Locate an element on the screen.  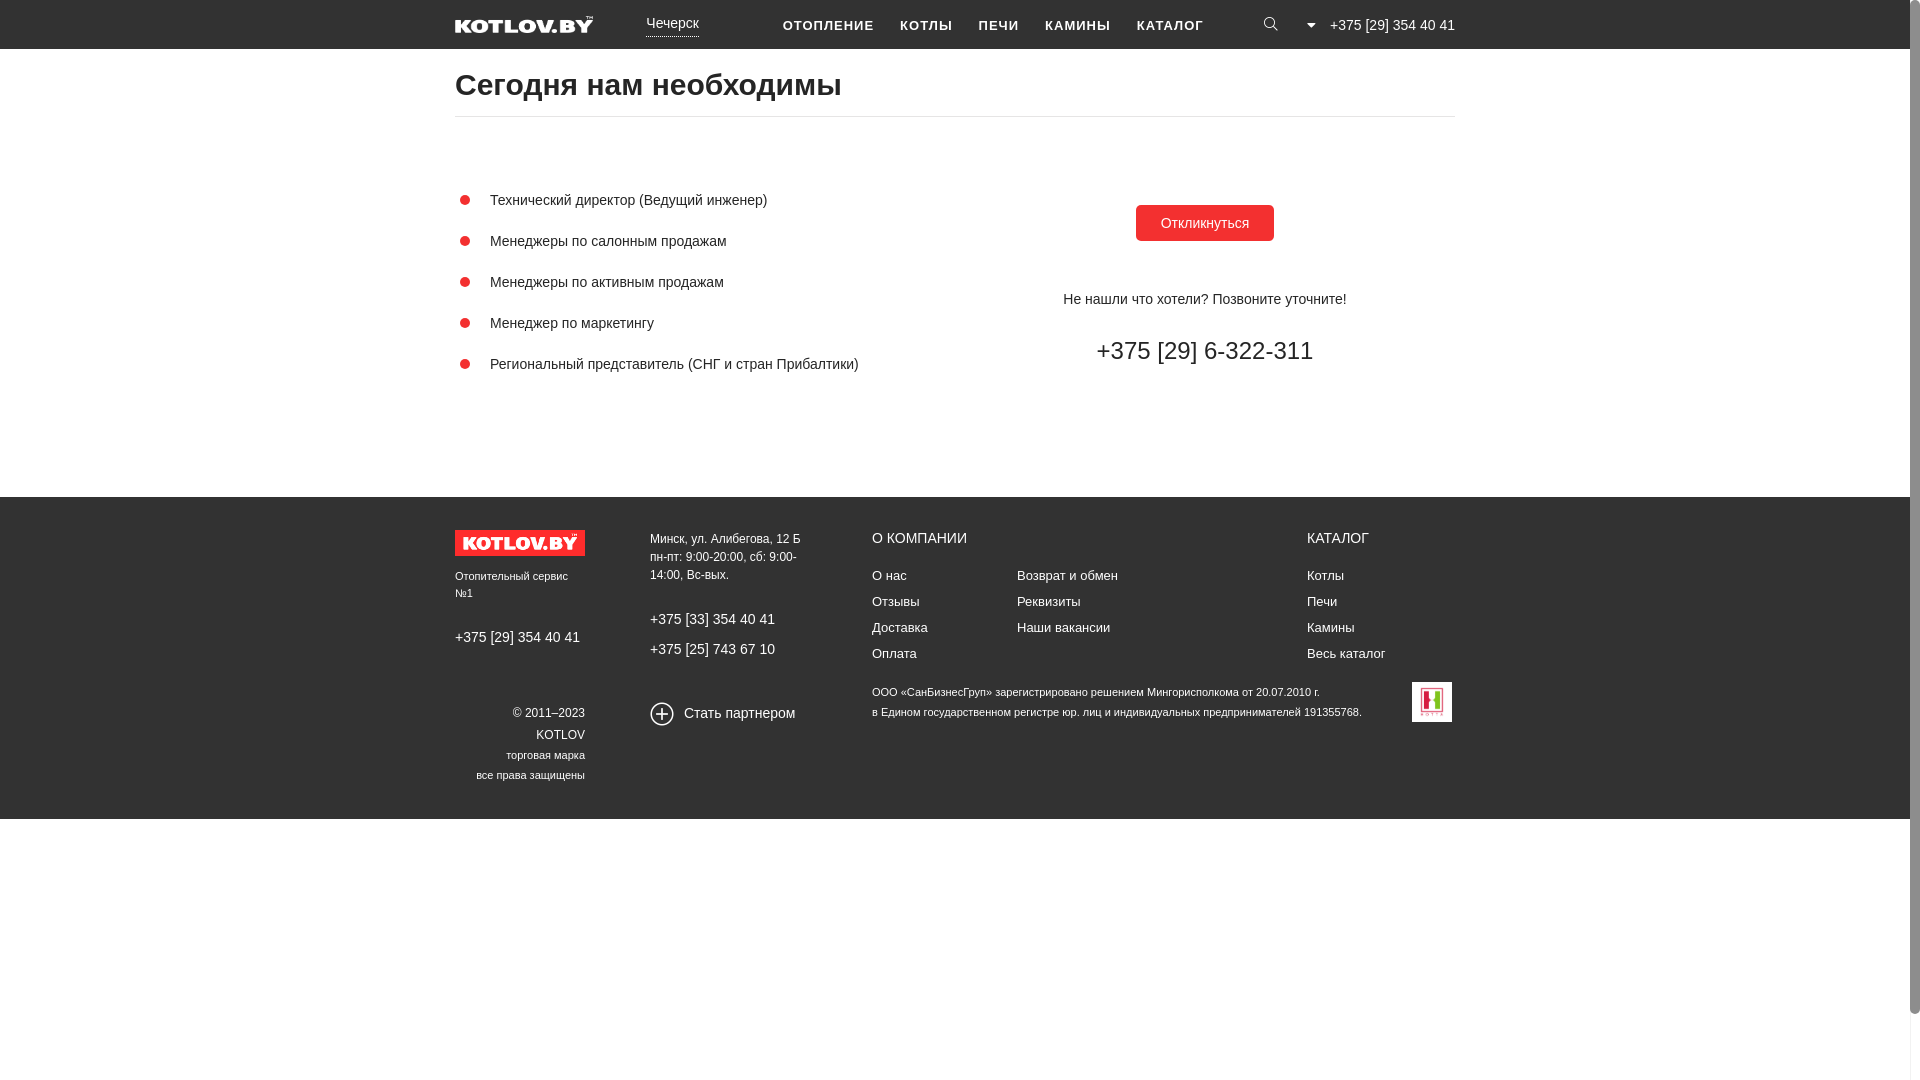
'+375 [33] 354 40 41' is located at coordinates (712, 617).